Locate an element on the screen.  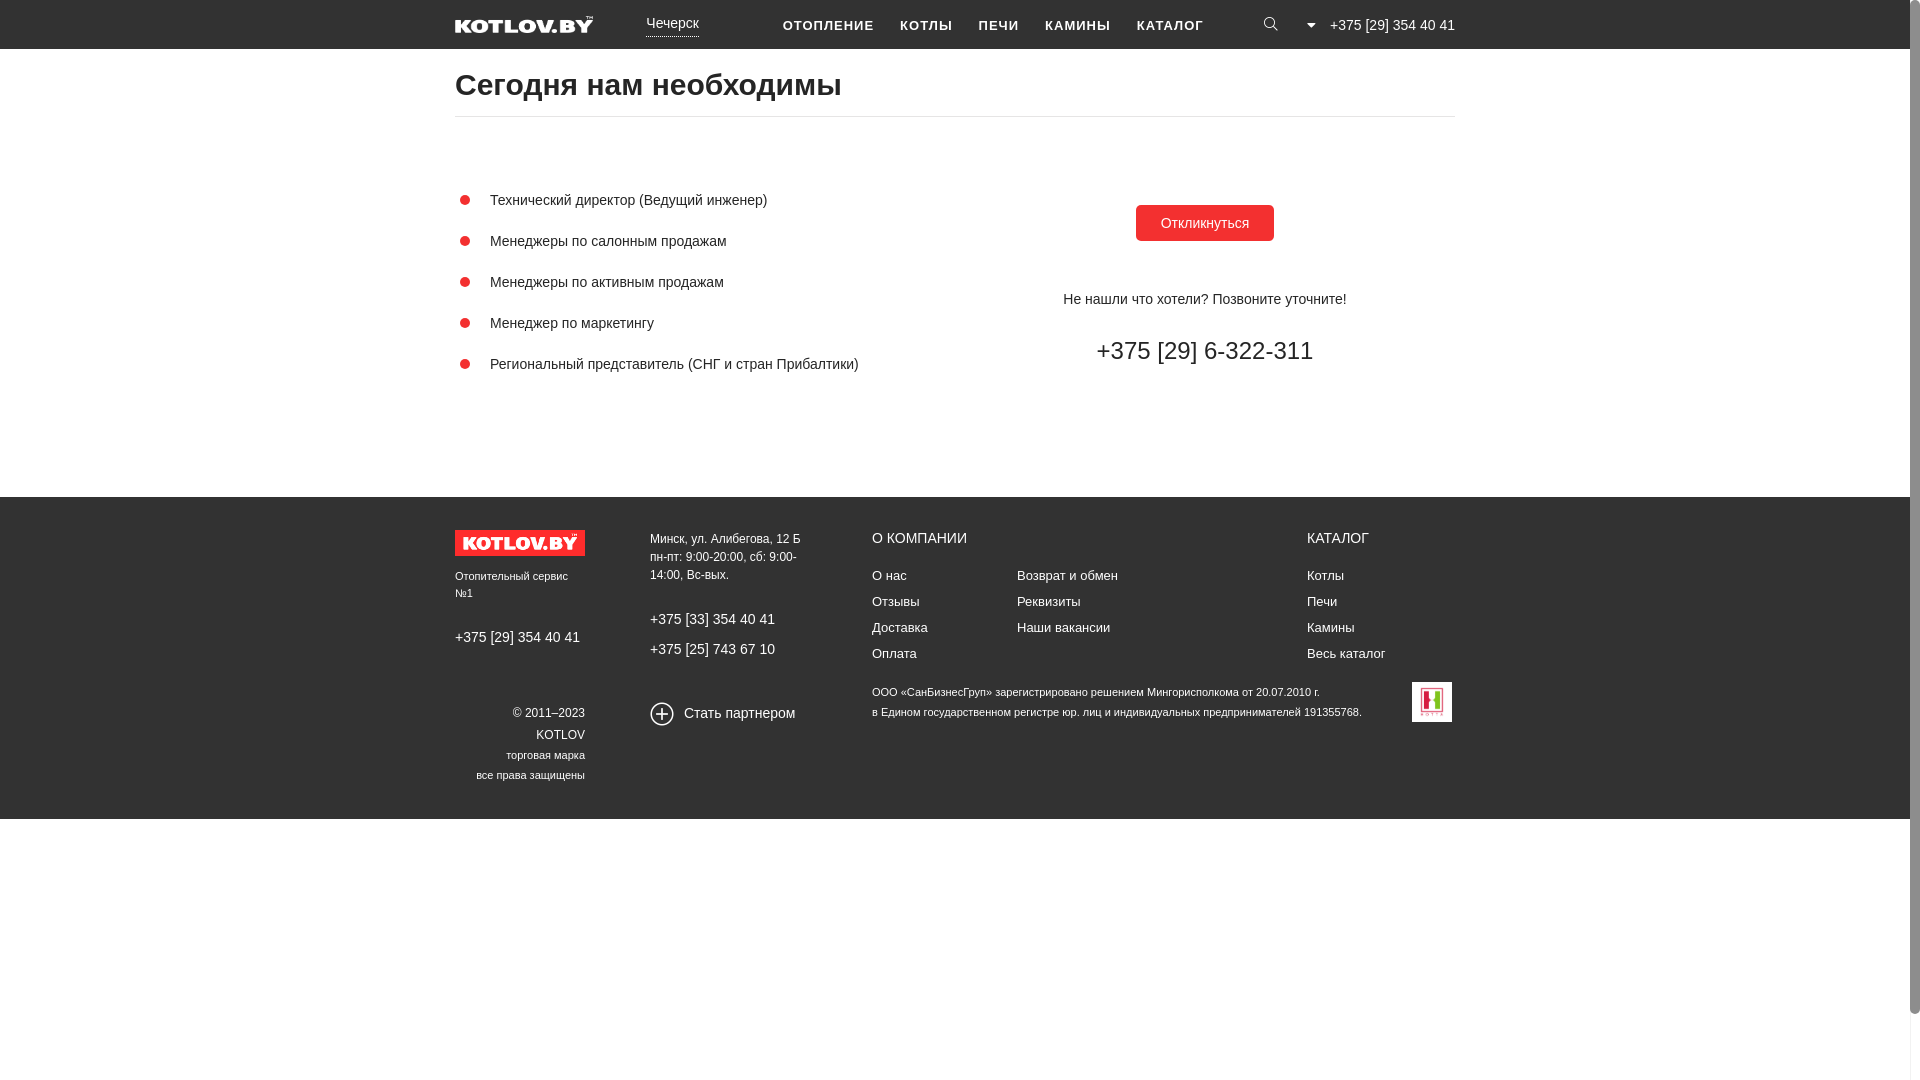
'+375 [33] 354 40 41' is located at coordinates (712, 617).